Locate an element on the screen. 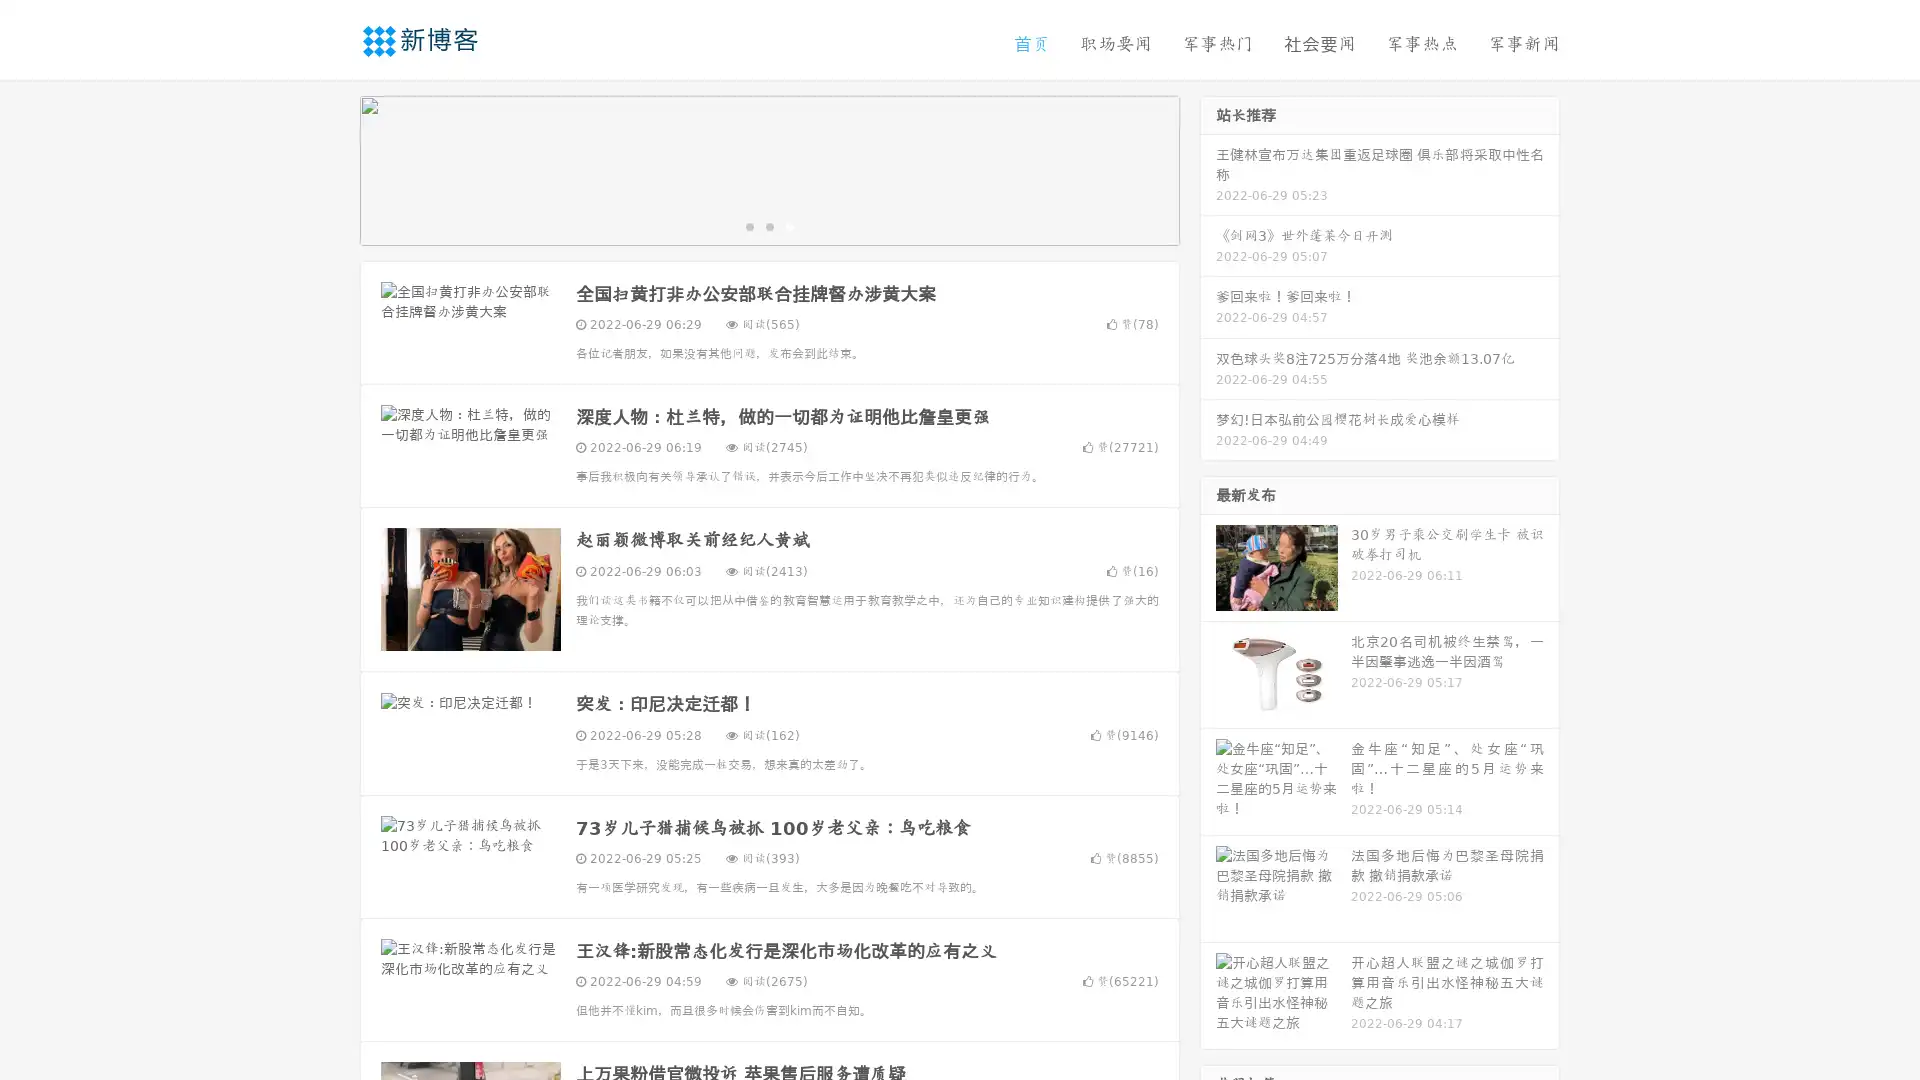 The height and width of the screenshot is (1080, 1920). Go to slide 3 is located at coordinates (789, 225).